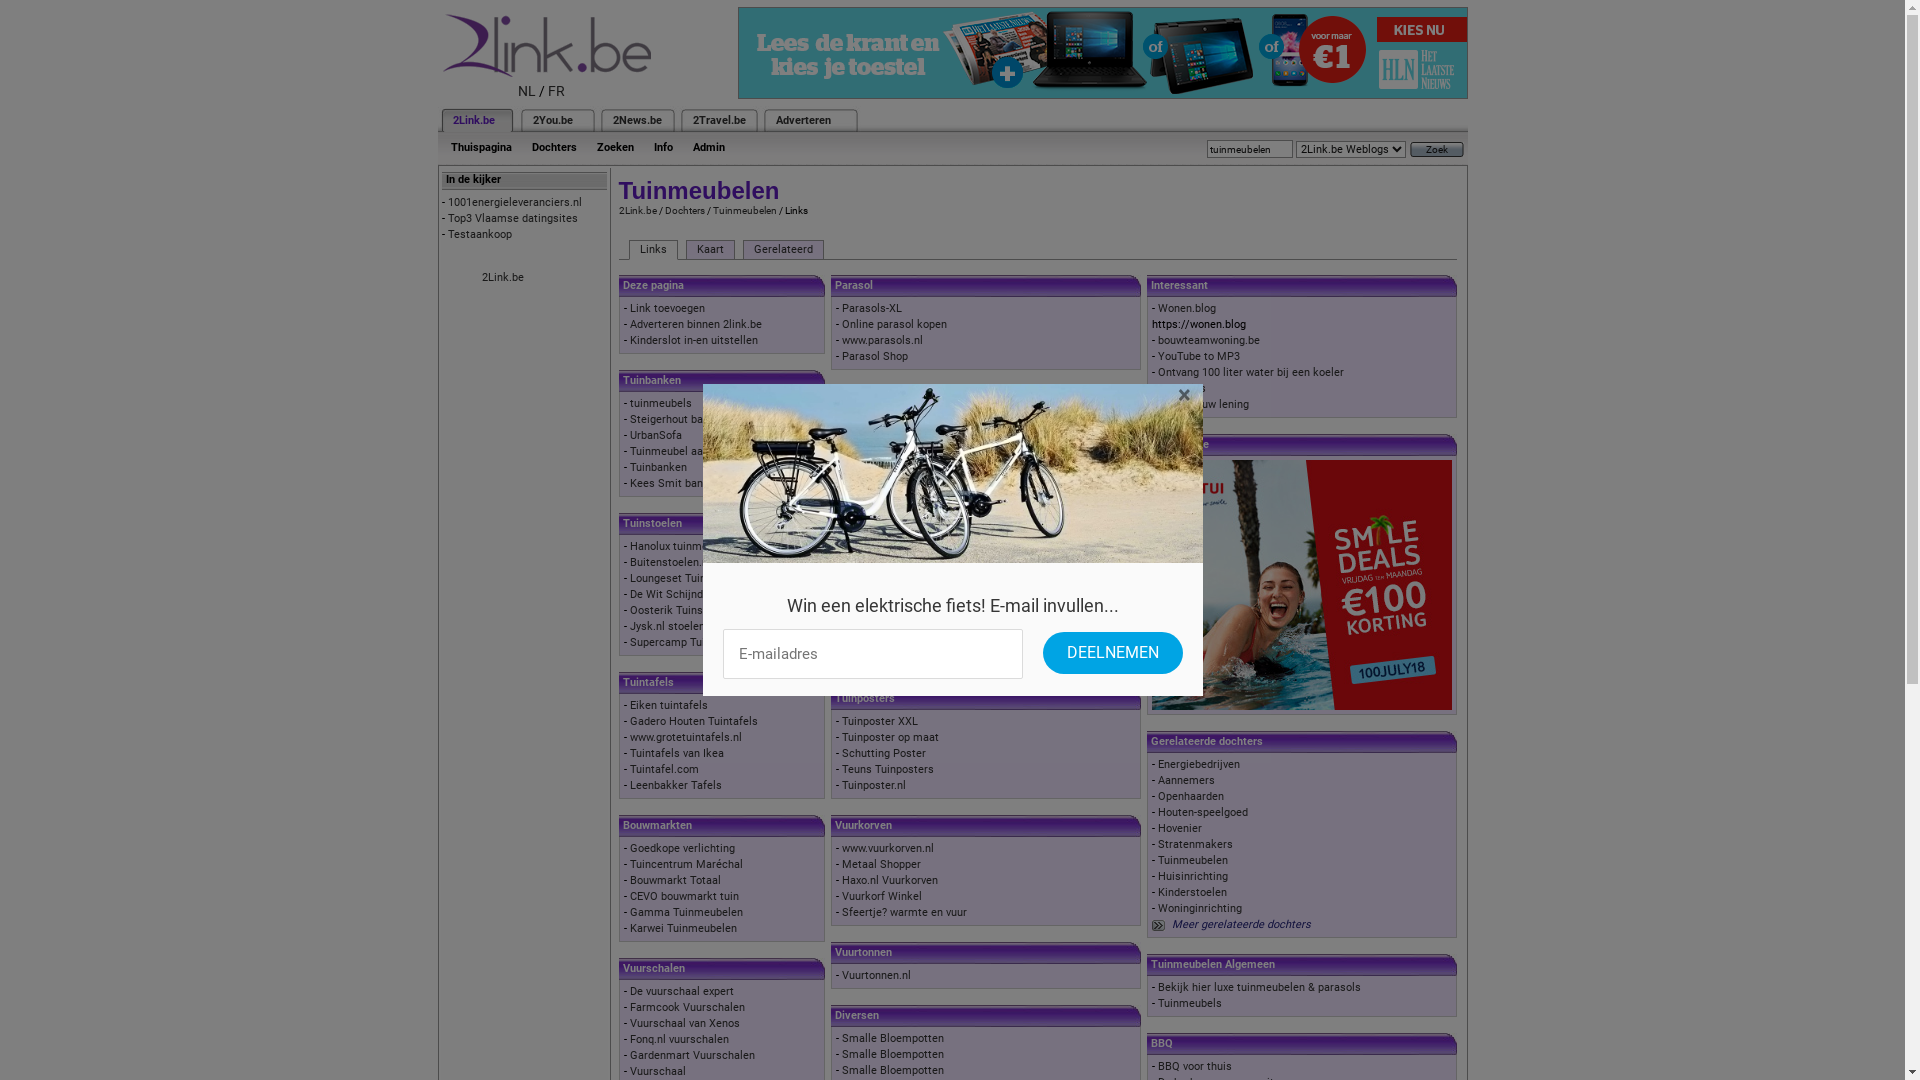 The height and width of the screenshot is (1080, 1920). What do you see at coordinates (480, 146) in the screenshot?
I see `'Thuispagina'` at bounding box center [480, 146].